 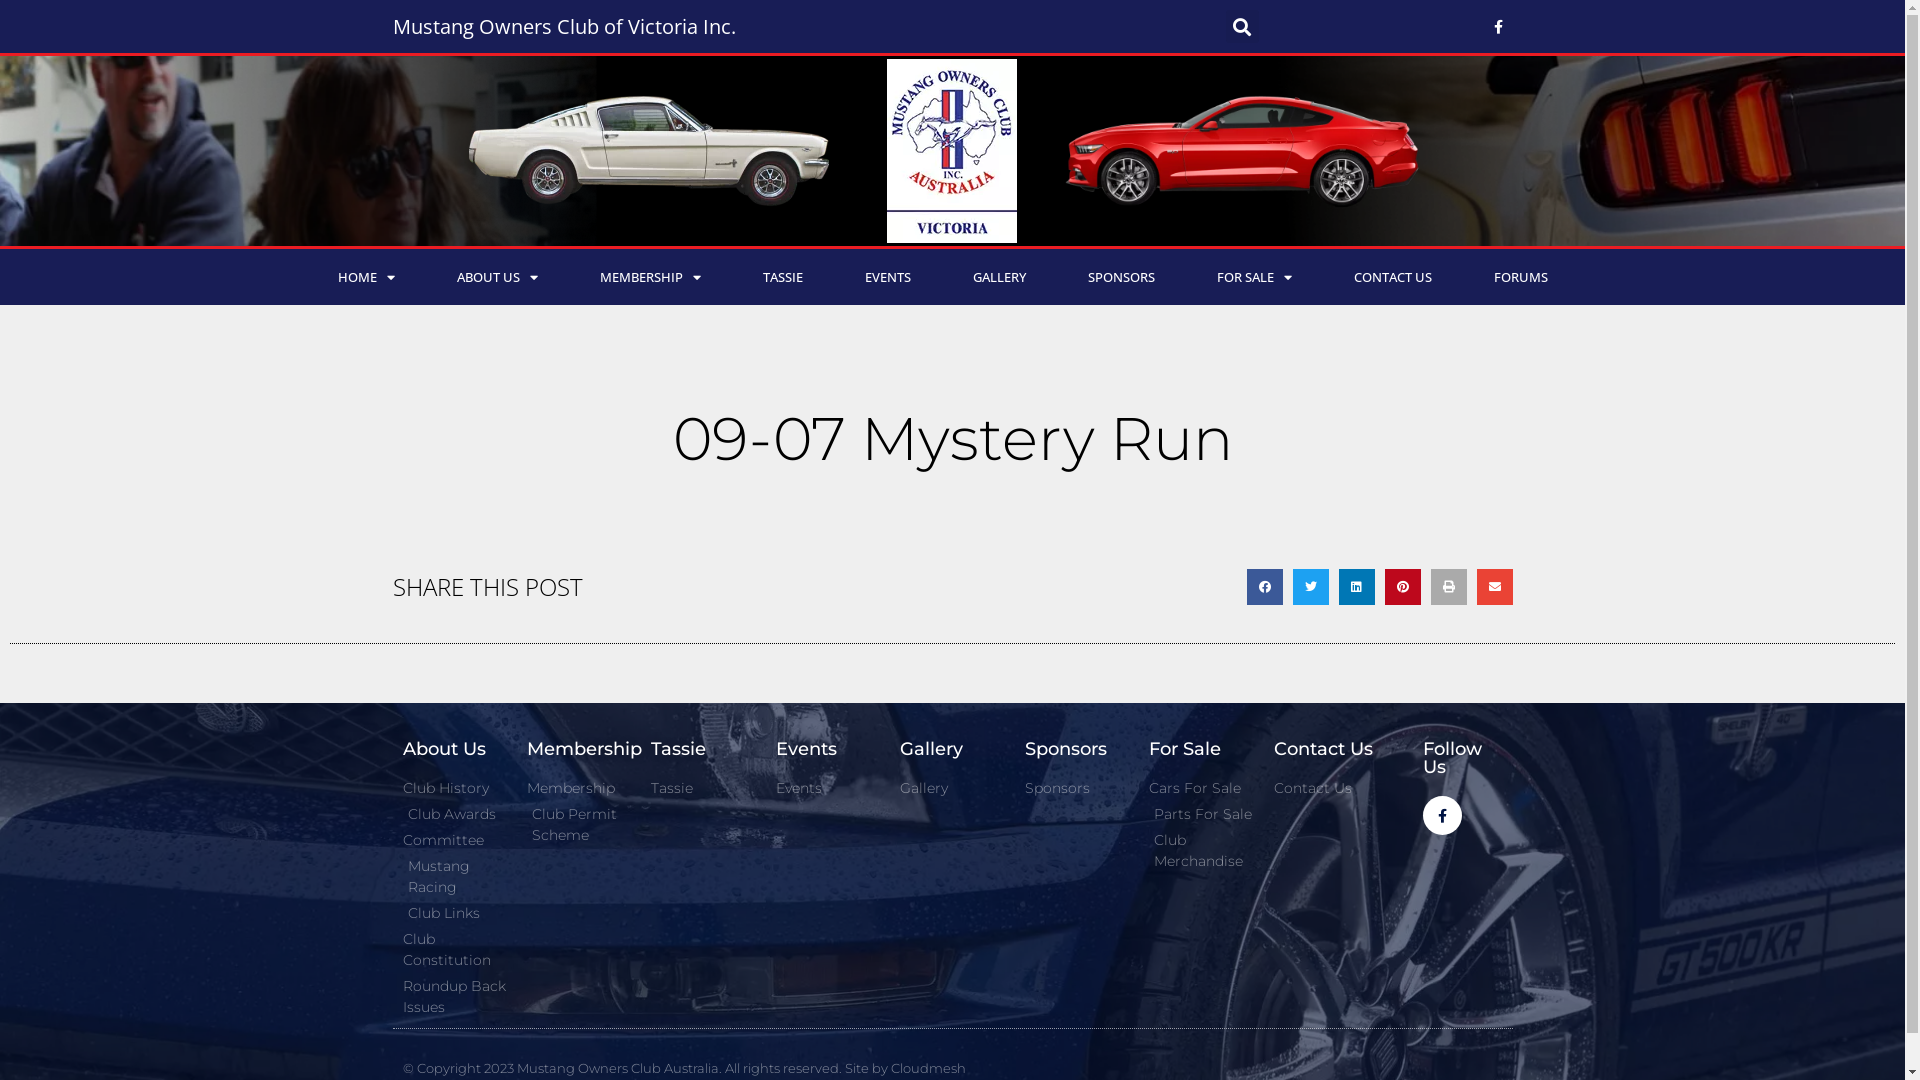 What do you see at coordinates (401, 875) in the screenshot?
I see `'Mustang Racing'` at bounding box center [401, 875].